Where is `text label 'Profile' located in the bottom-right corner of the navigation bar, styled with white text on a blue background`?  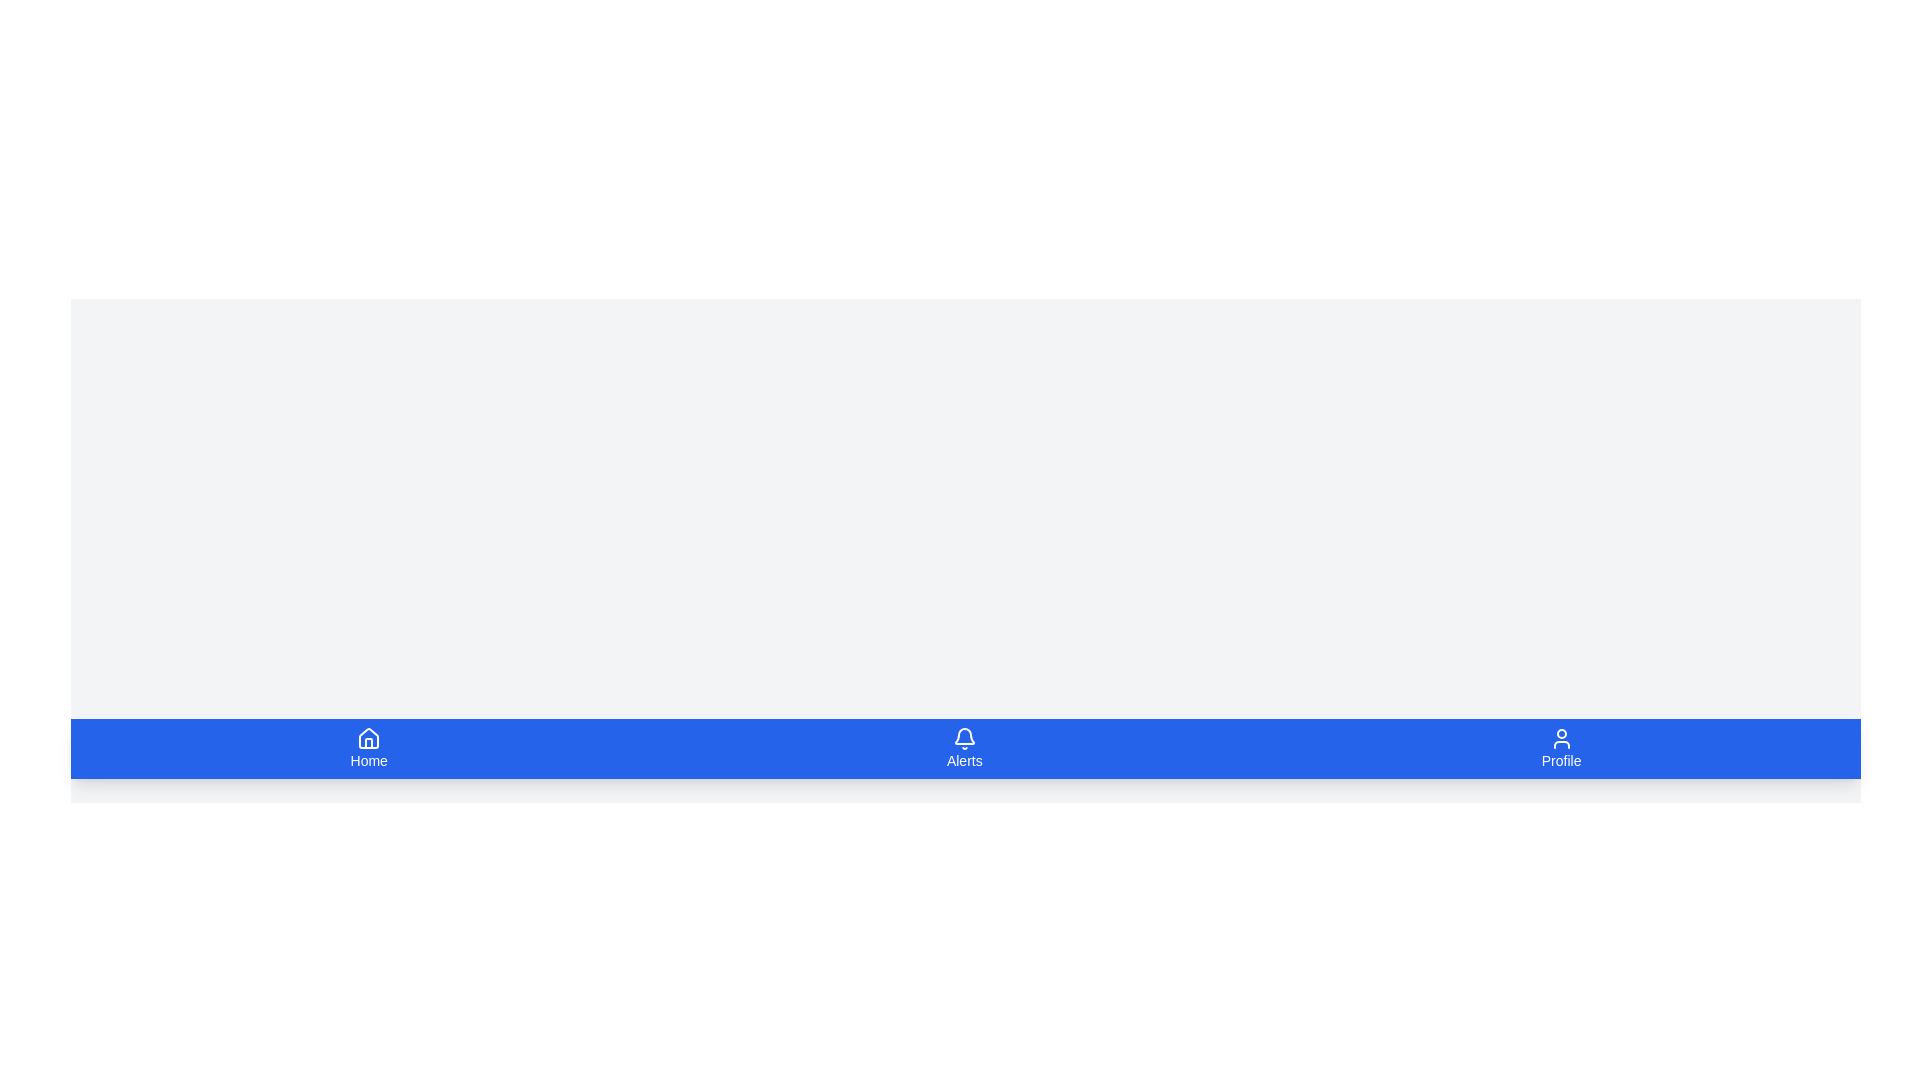 text label 'Profile' located in the bottom-right corner of the navigation bar, styled with white text on a blue background is located at coordinates (1560, 760).